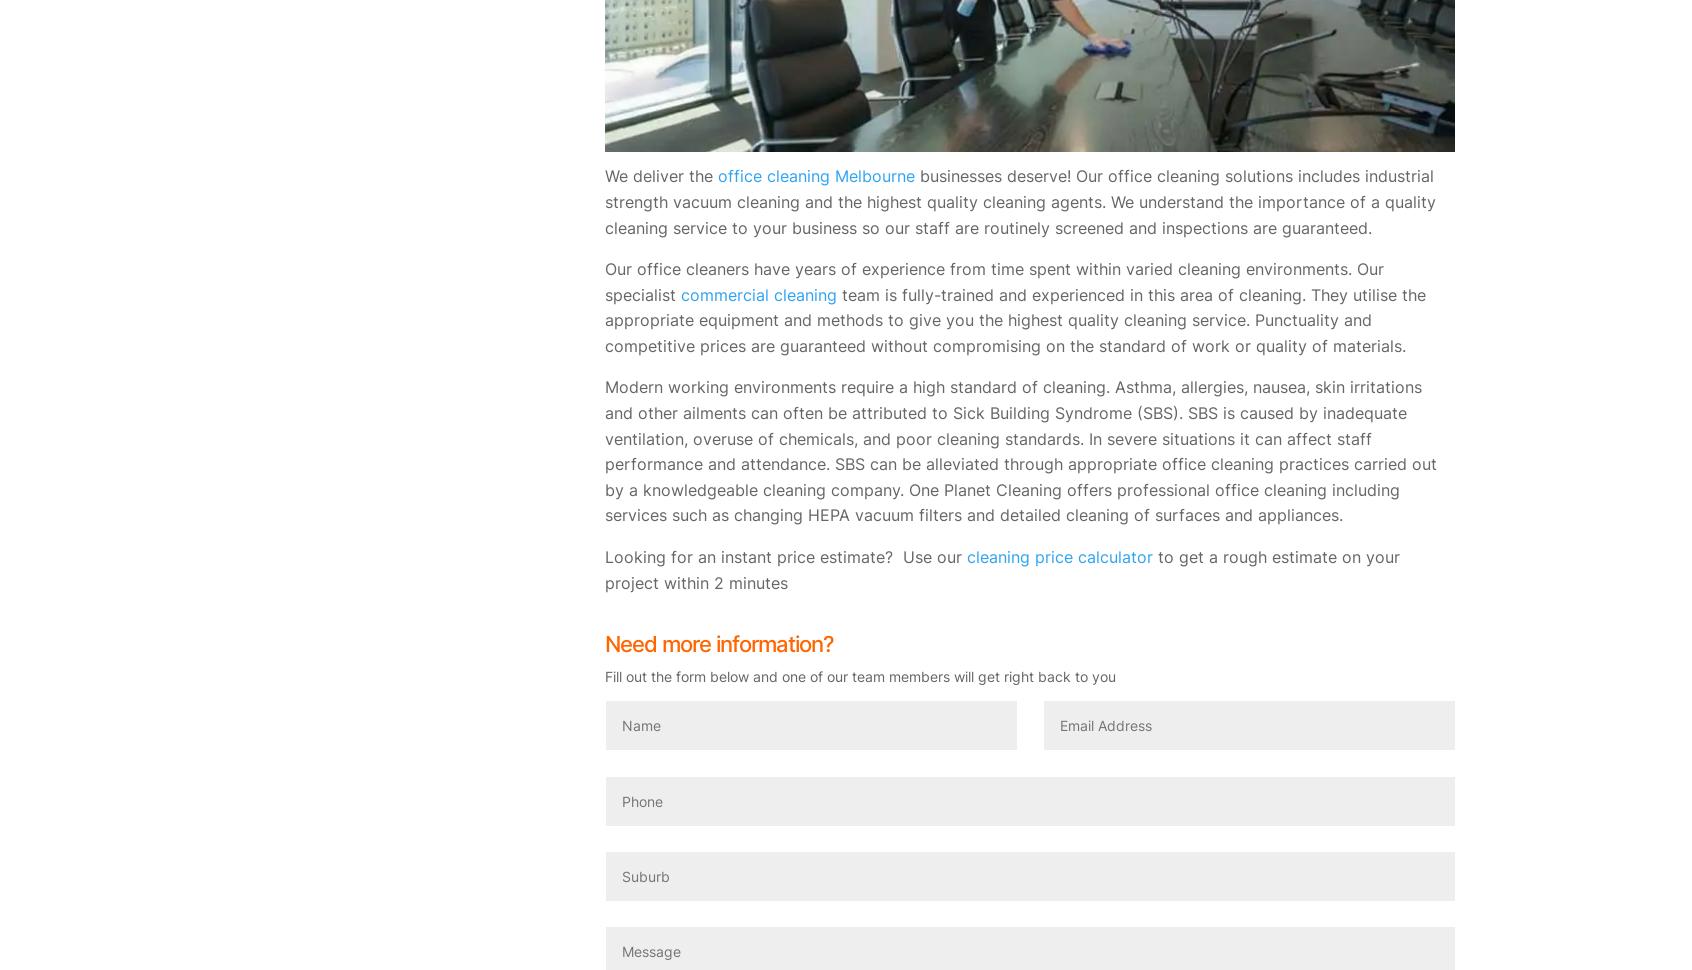 This screenshot has height=970, width=1692. What do you see at coordinates (785, 555) in the screenshot?
I see `'Looking for an instant price estimate?  Use our'` at bounding box center [785, 555].